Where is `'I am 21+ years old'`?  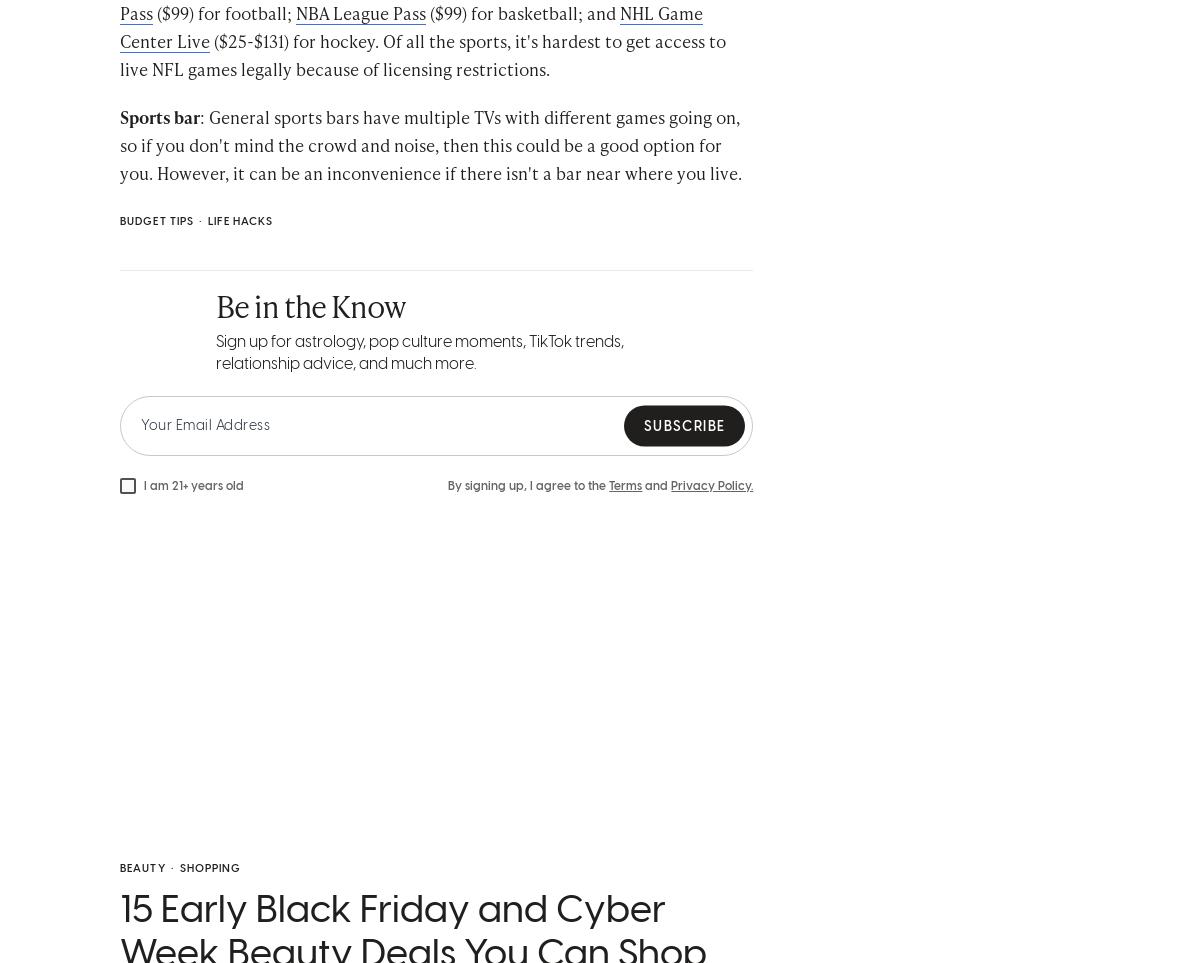 'I am 21+ years old' is located at coordinates (193, 512).